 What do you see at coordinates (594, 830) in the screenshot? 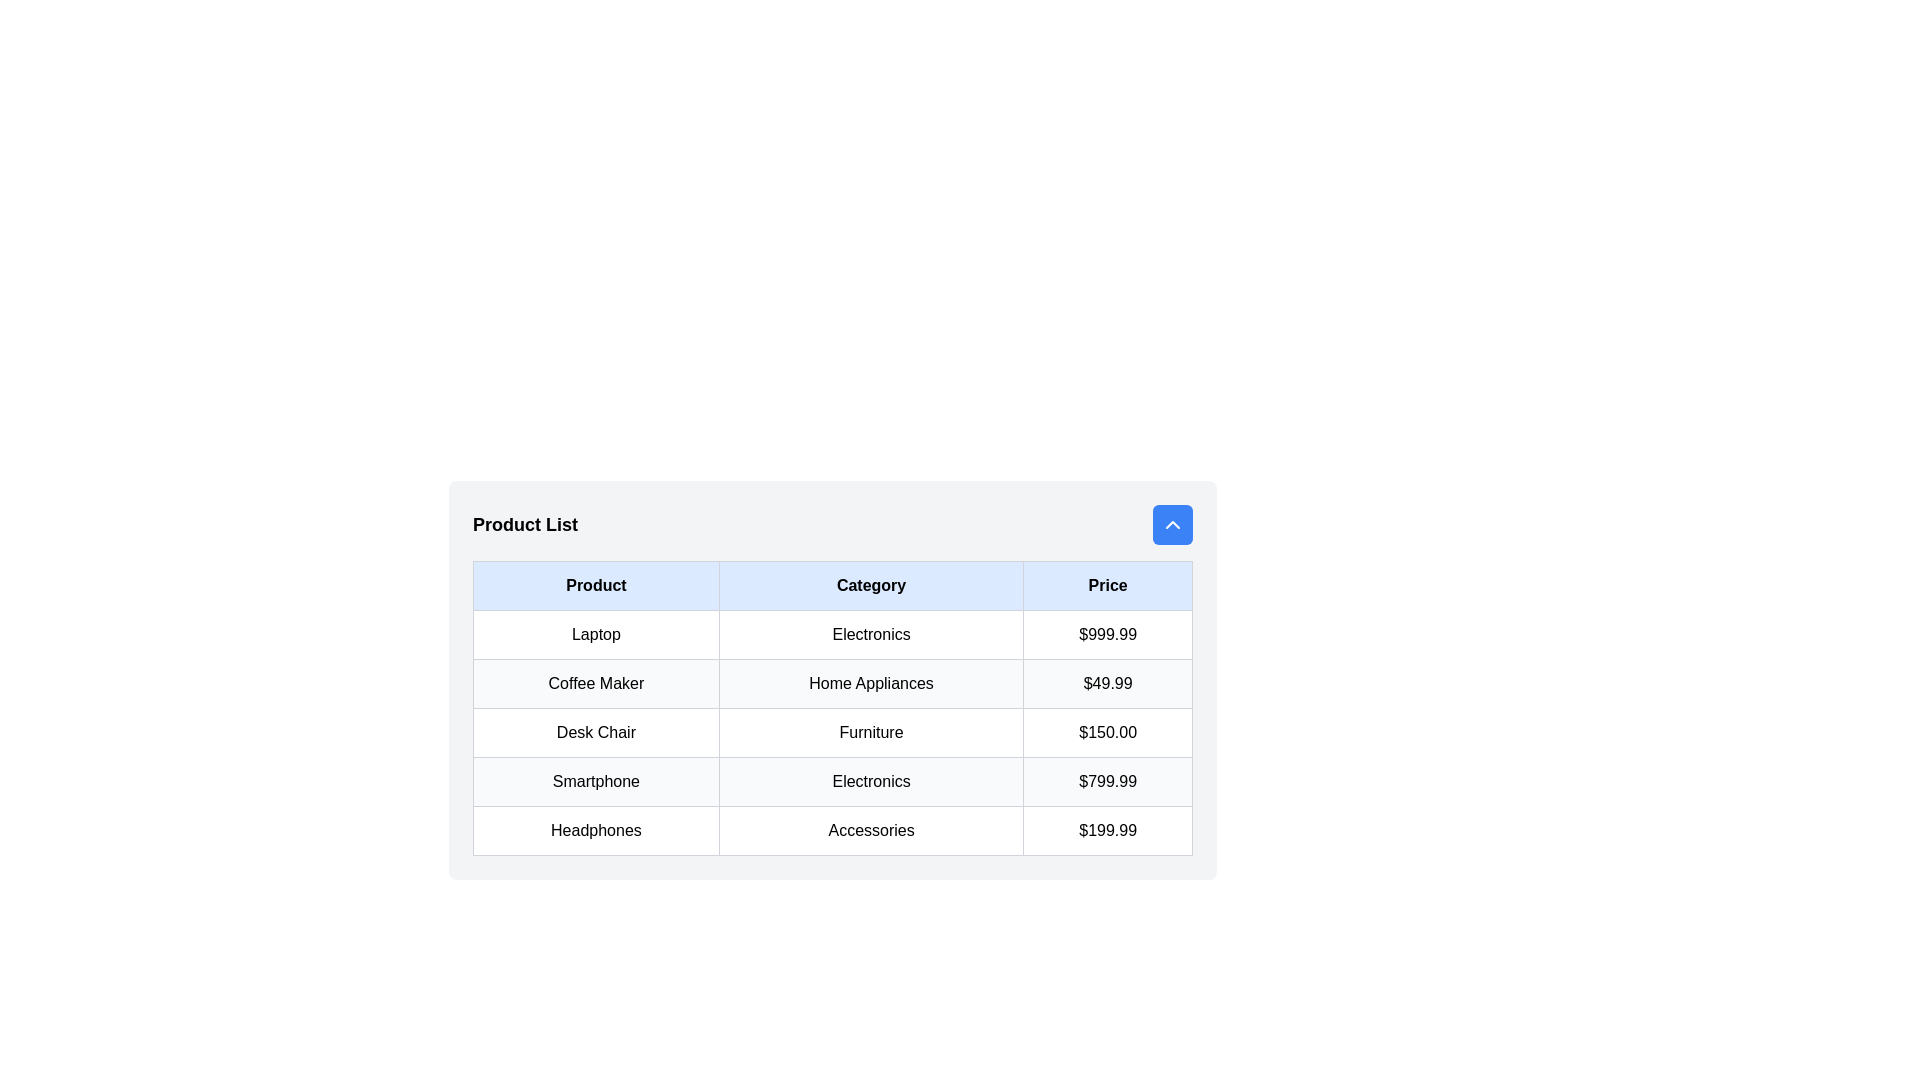
I see `the 'Headphones' text label` at bounding box center [594, 830].